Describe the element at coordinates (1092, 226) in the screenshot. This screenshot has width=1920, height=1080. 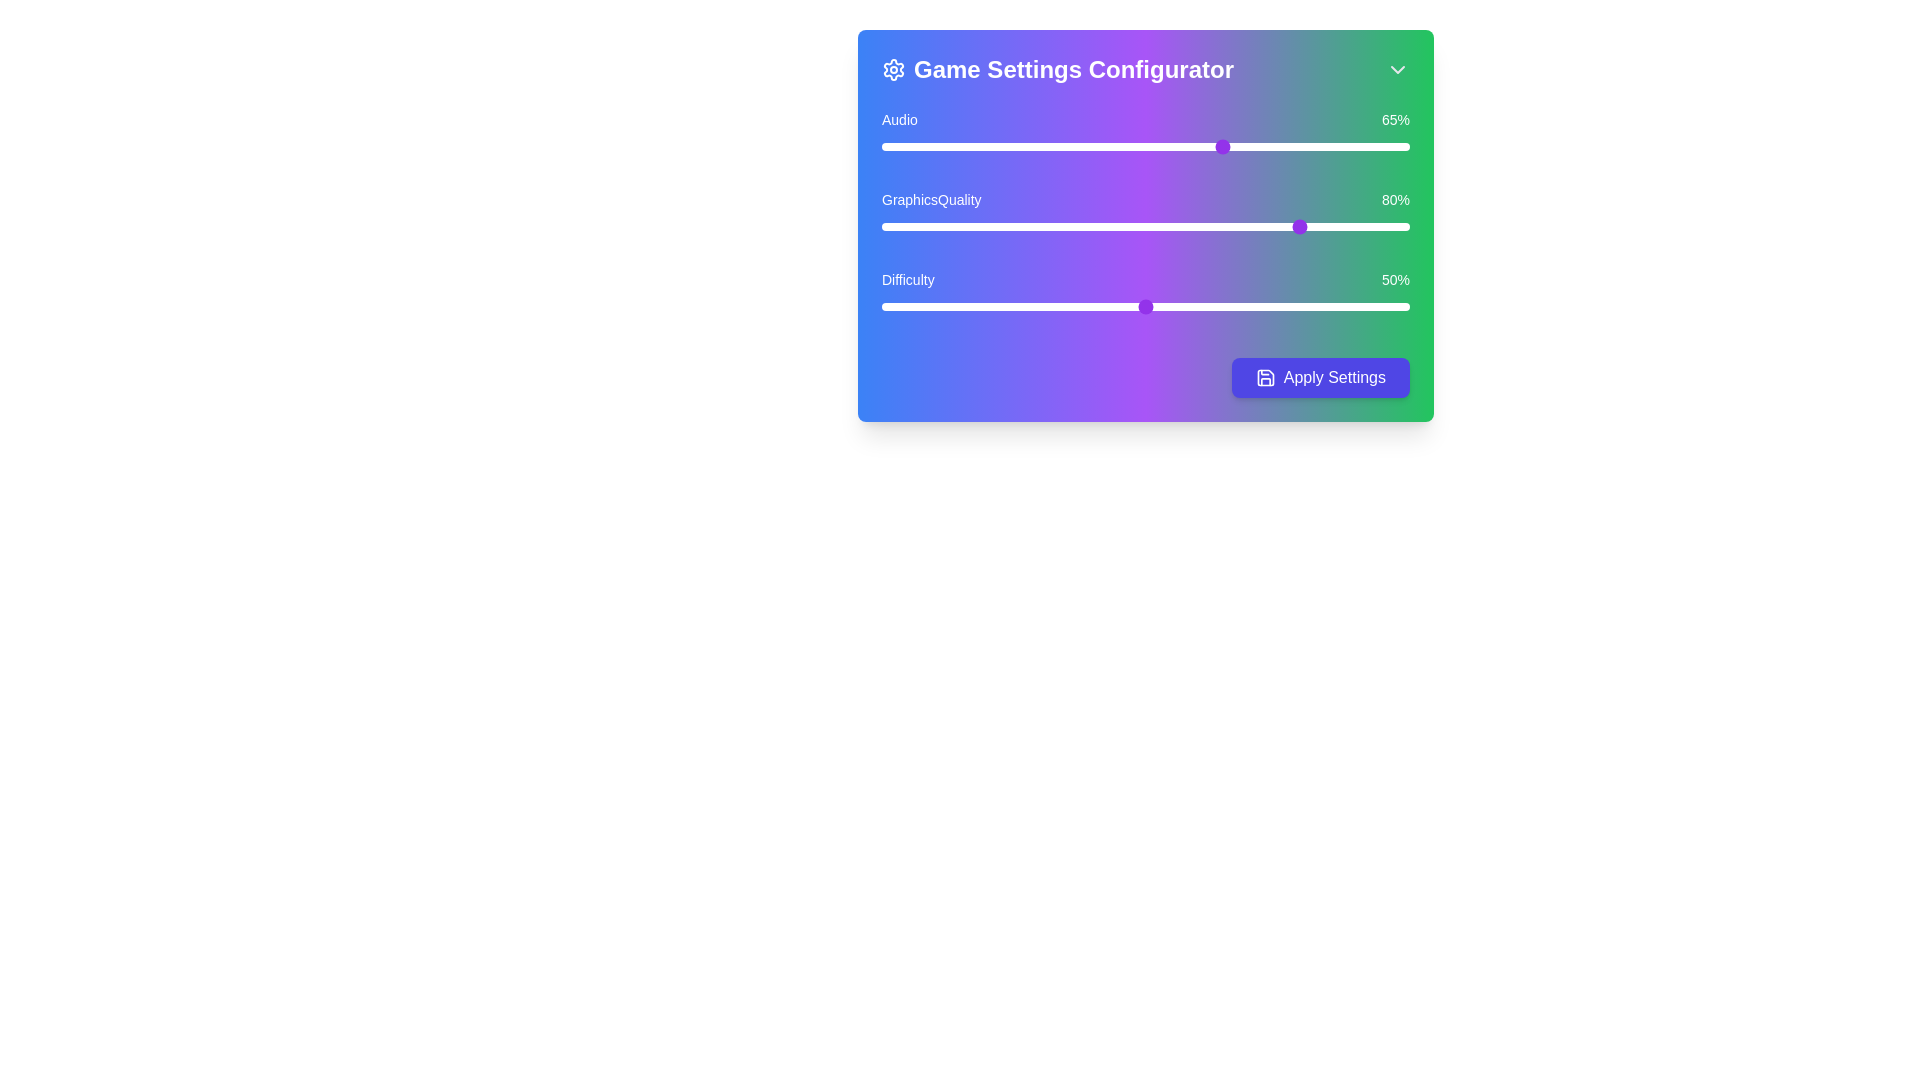
I see `the Graphics Quality` at that location.